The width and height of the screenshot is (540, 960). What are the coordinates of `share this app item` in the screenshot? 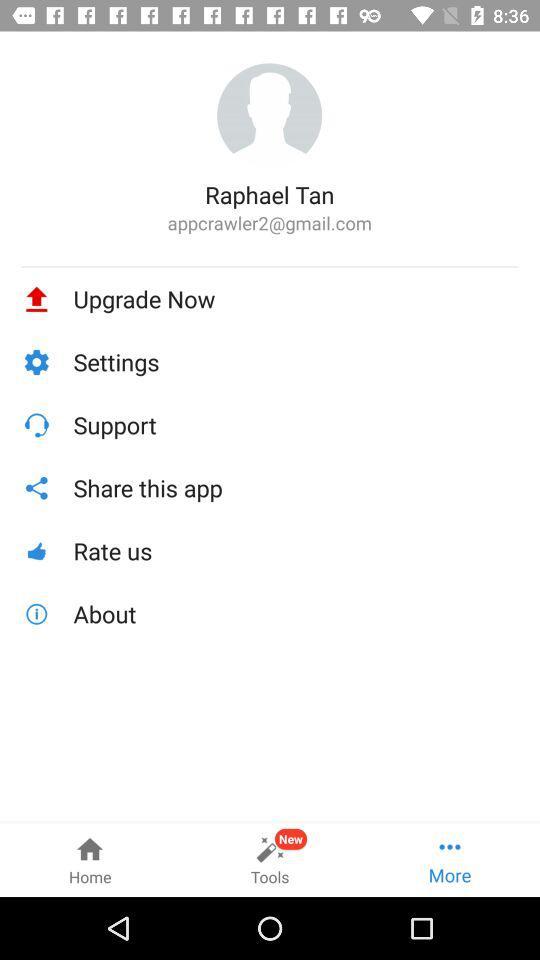 It's located at (295, 487).